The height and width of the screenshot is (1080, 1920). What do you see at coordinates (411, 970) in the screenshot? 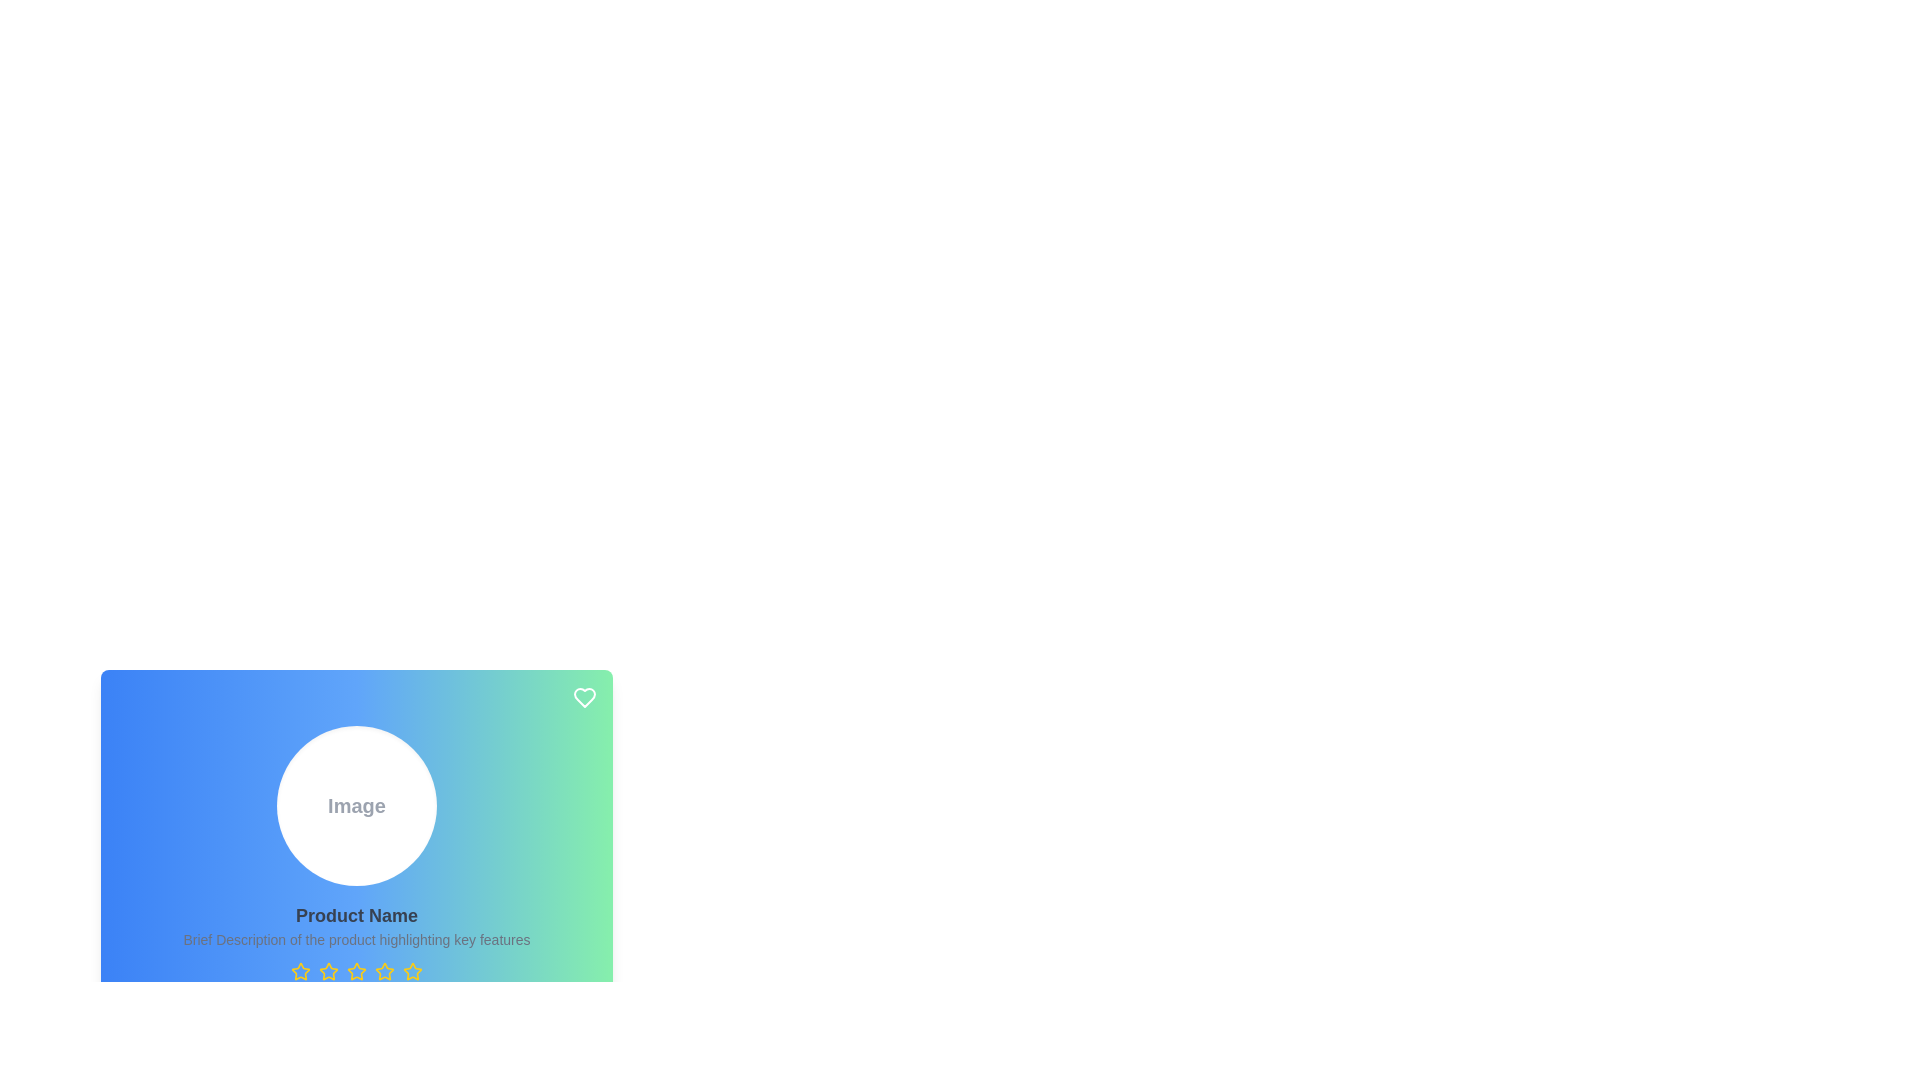
I see `the fifth yellow star icon with a blue border to rate it` at bounding box center [411, 970].